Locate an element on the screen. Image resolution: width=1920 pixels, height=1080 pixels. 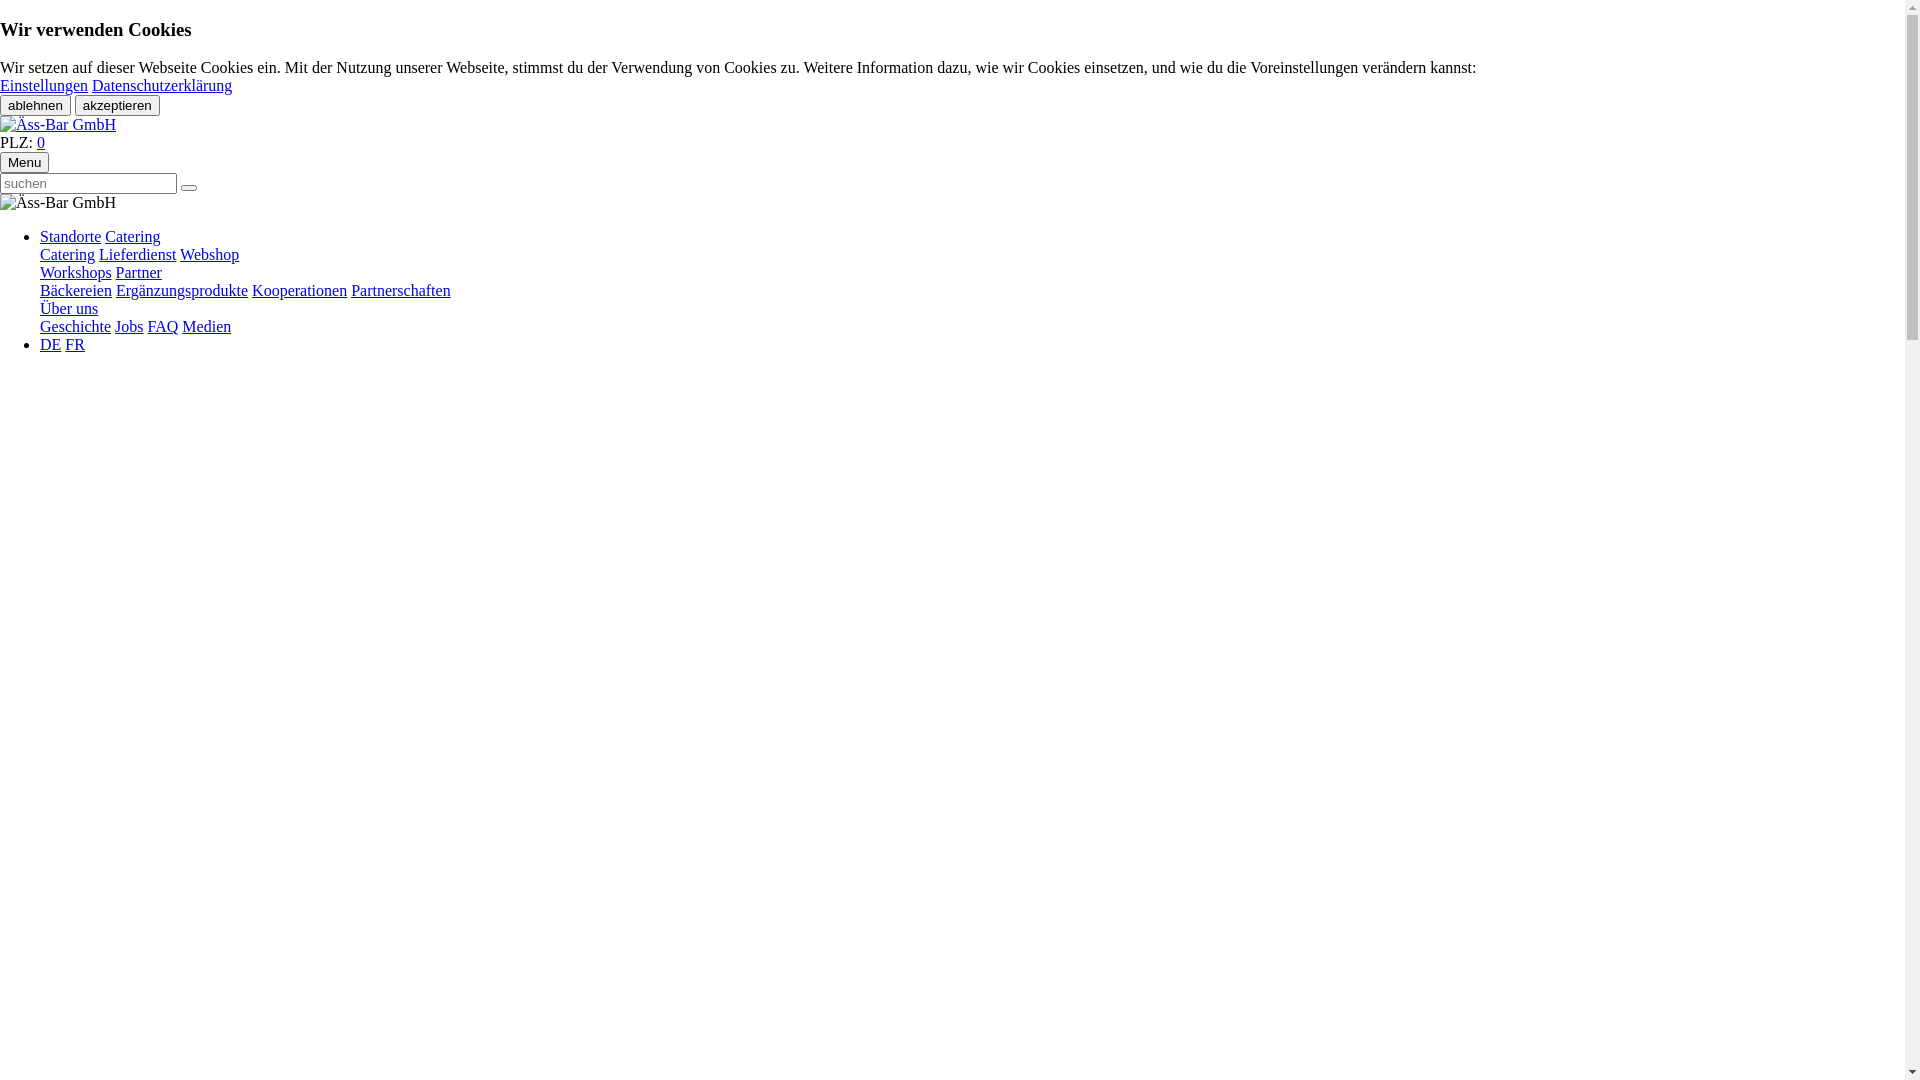
'Catering' is located at coordinates (67, 253).